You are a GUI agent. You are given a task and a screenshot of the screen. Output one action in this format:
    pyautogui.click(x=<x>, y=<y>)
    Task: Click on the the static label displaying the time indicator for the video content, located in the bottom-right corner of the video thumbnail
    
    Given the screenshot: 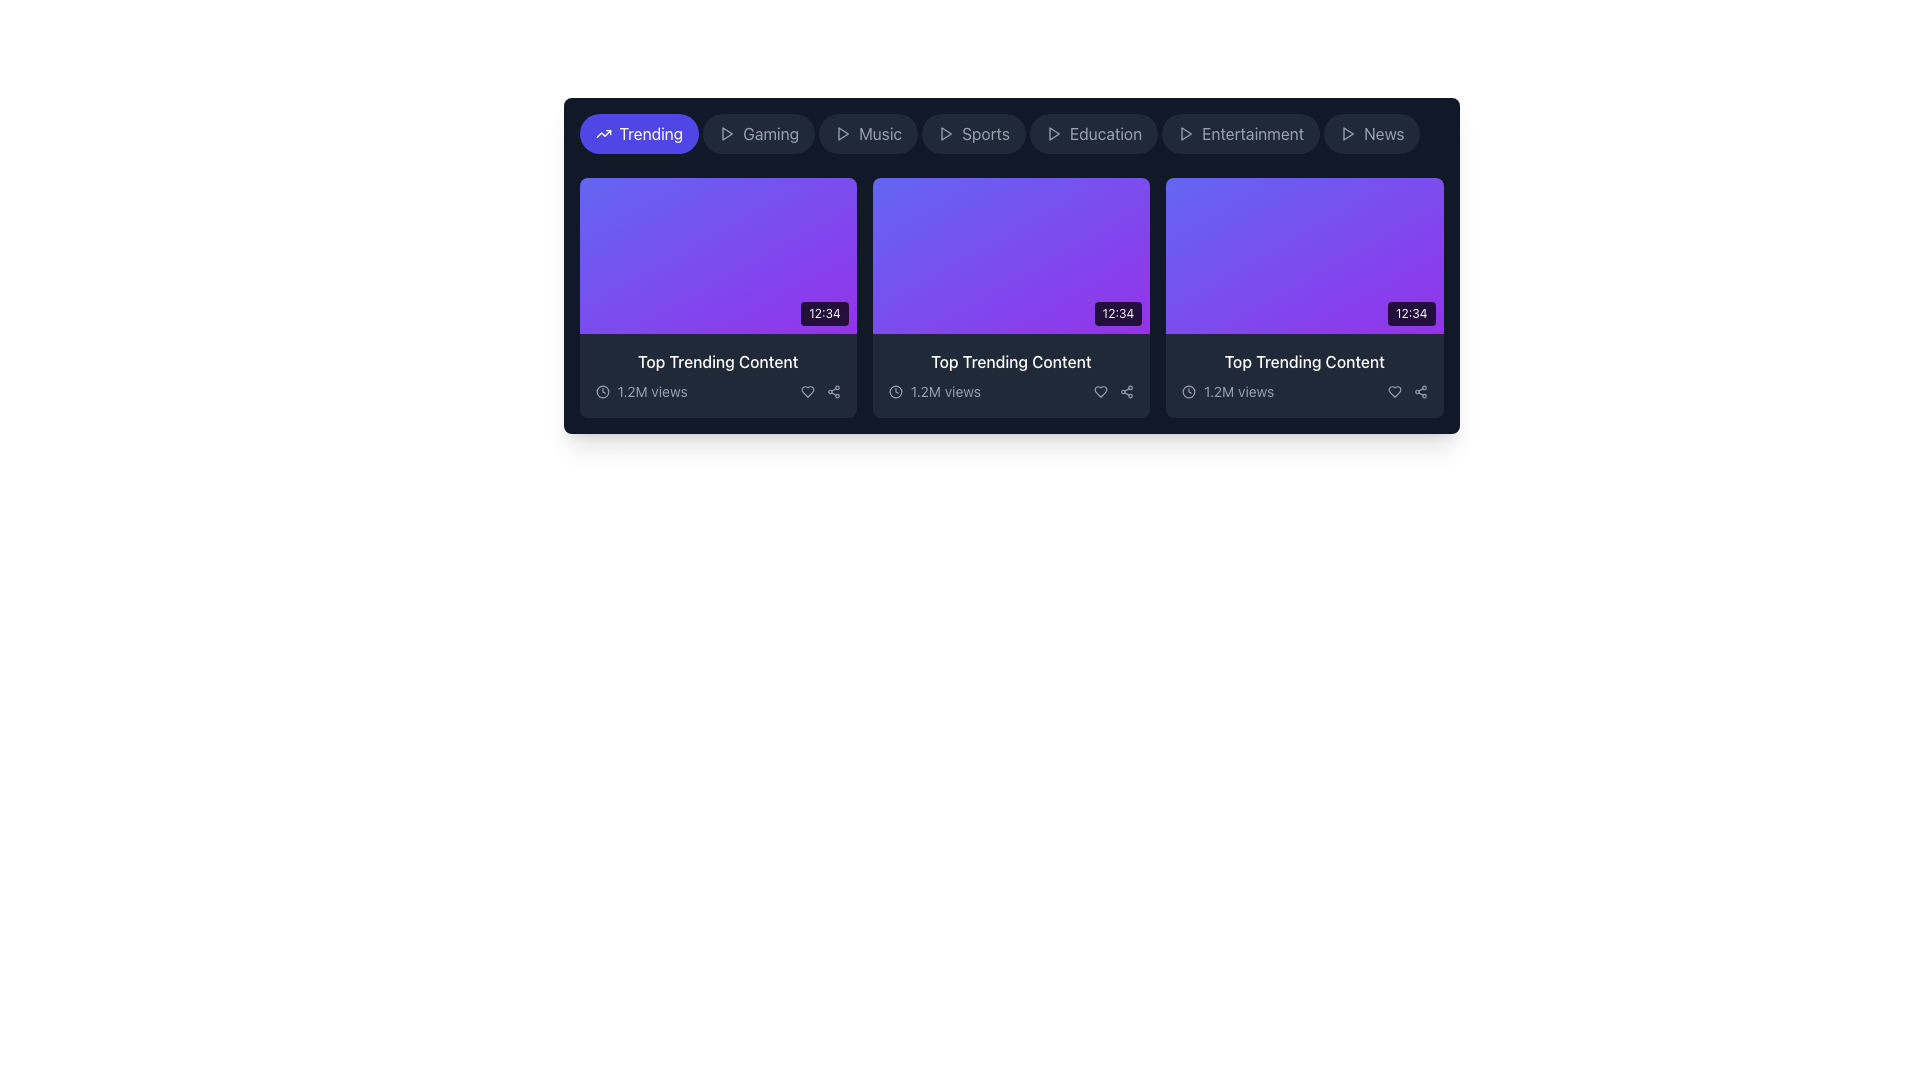 What is the action you would take?
    pyautogui.click(x=1410, y=313)
    